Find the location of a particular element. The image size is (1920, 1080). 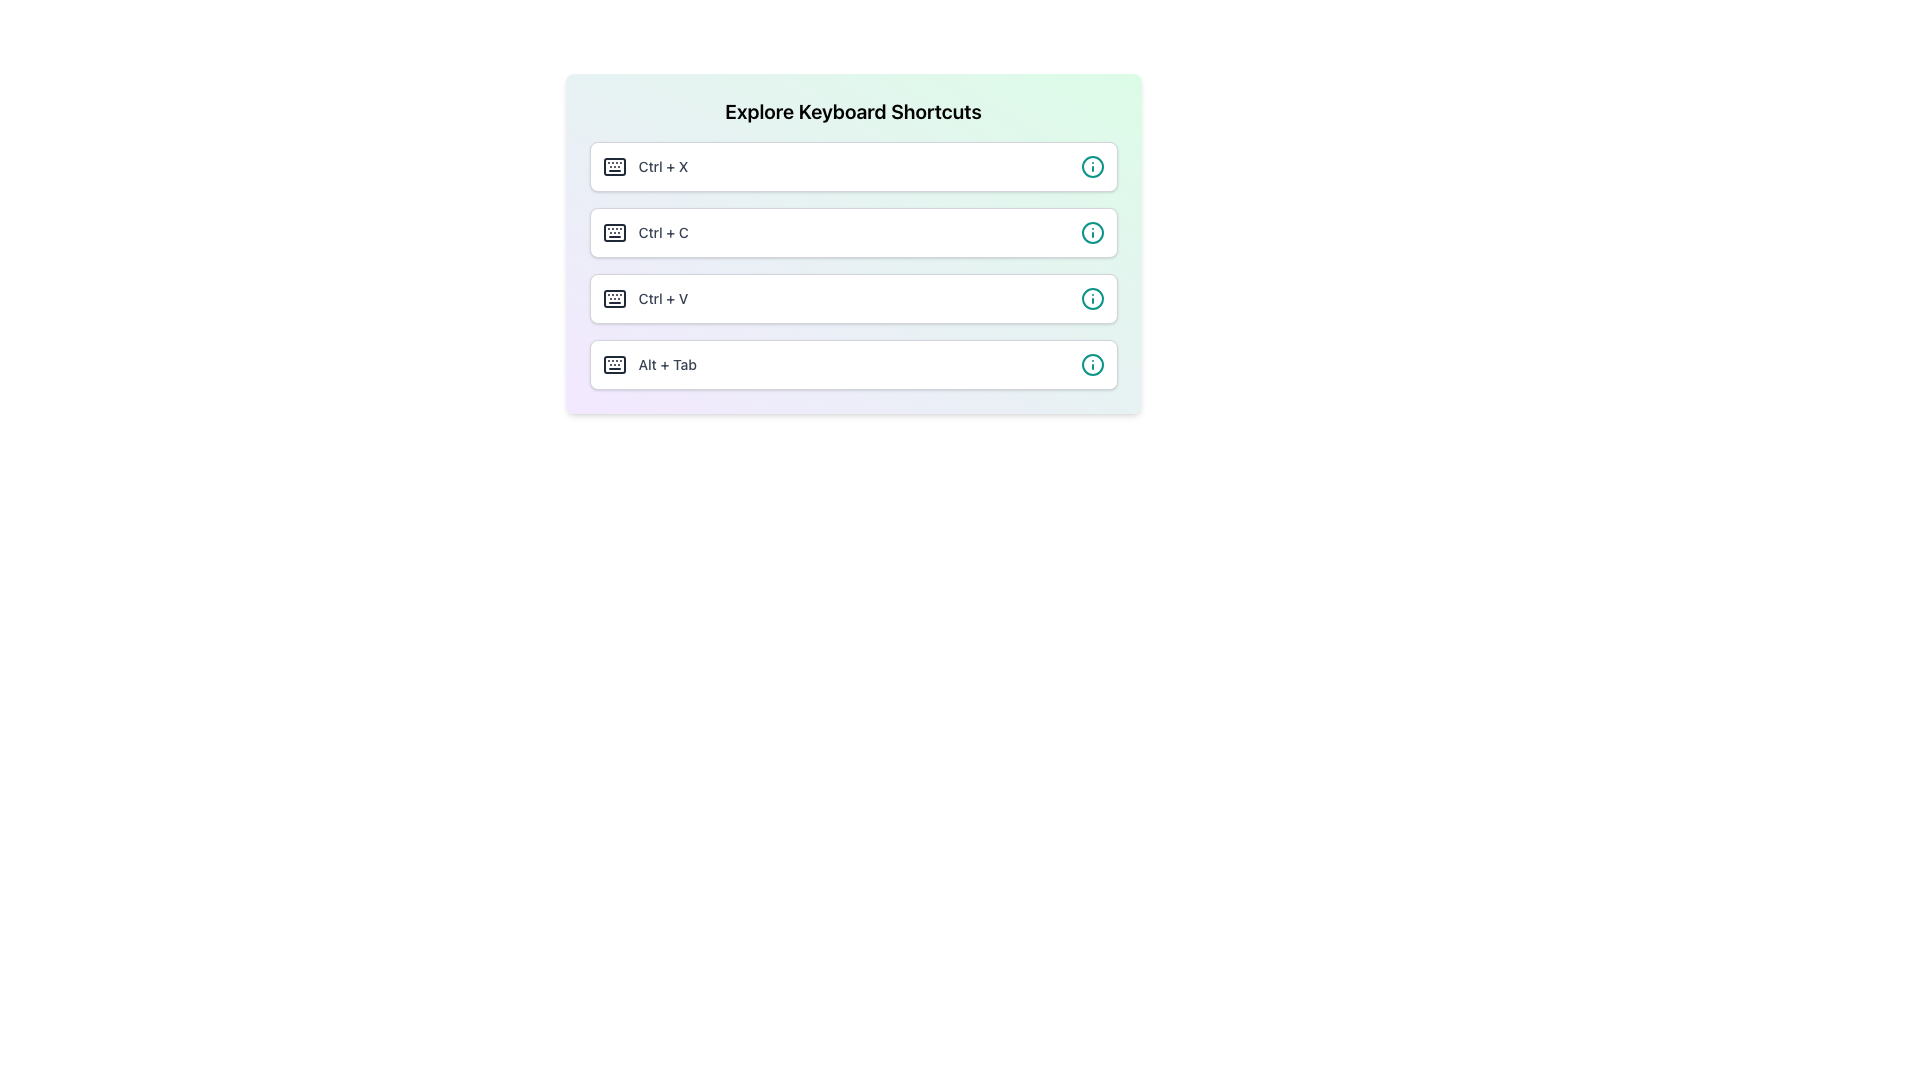

the appearance of the icon representing the 'Ctrl + V' keyboard shortcut, which is the leftmost component in the row with the text 'Ctrl + V' is located at coordinates (613, 299).